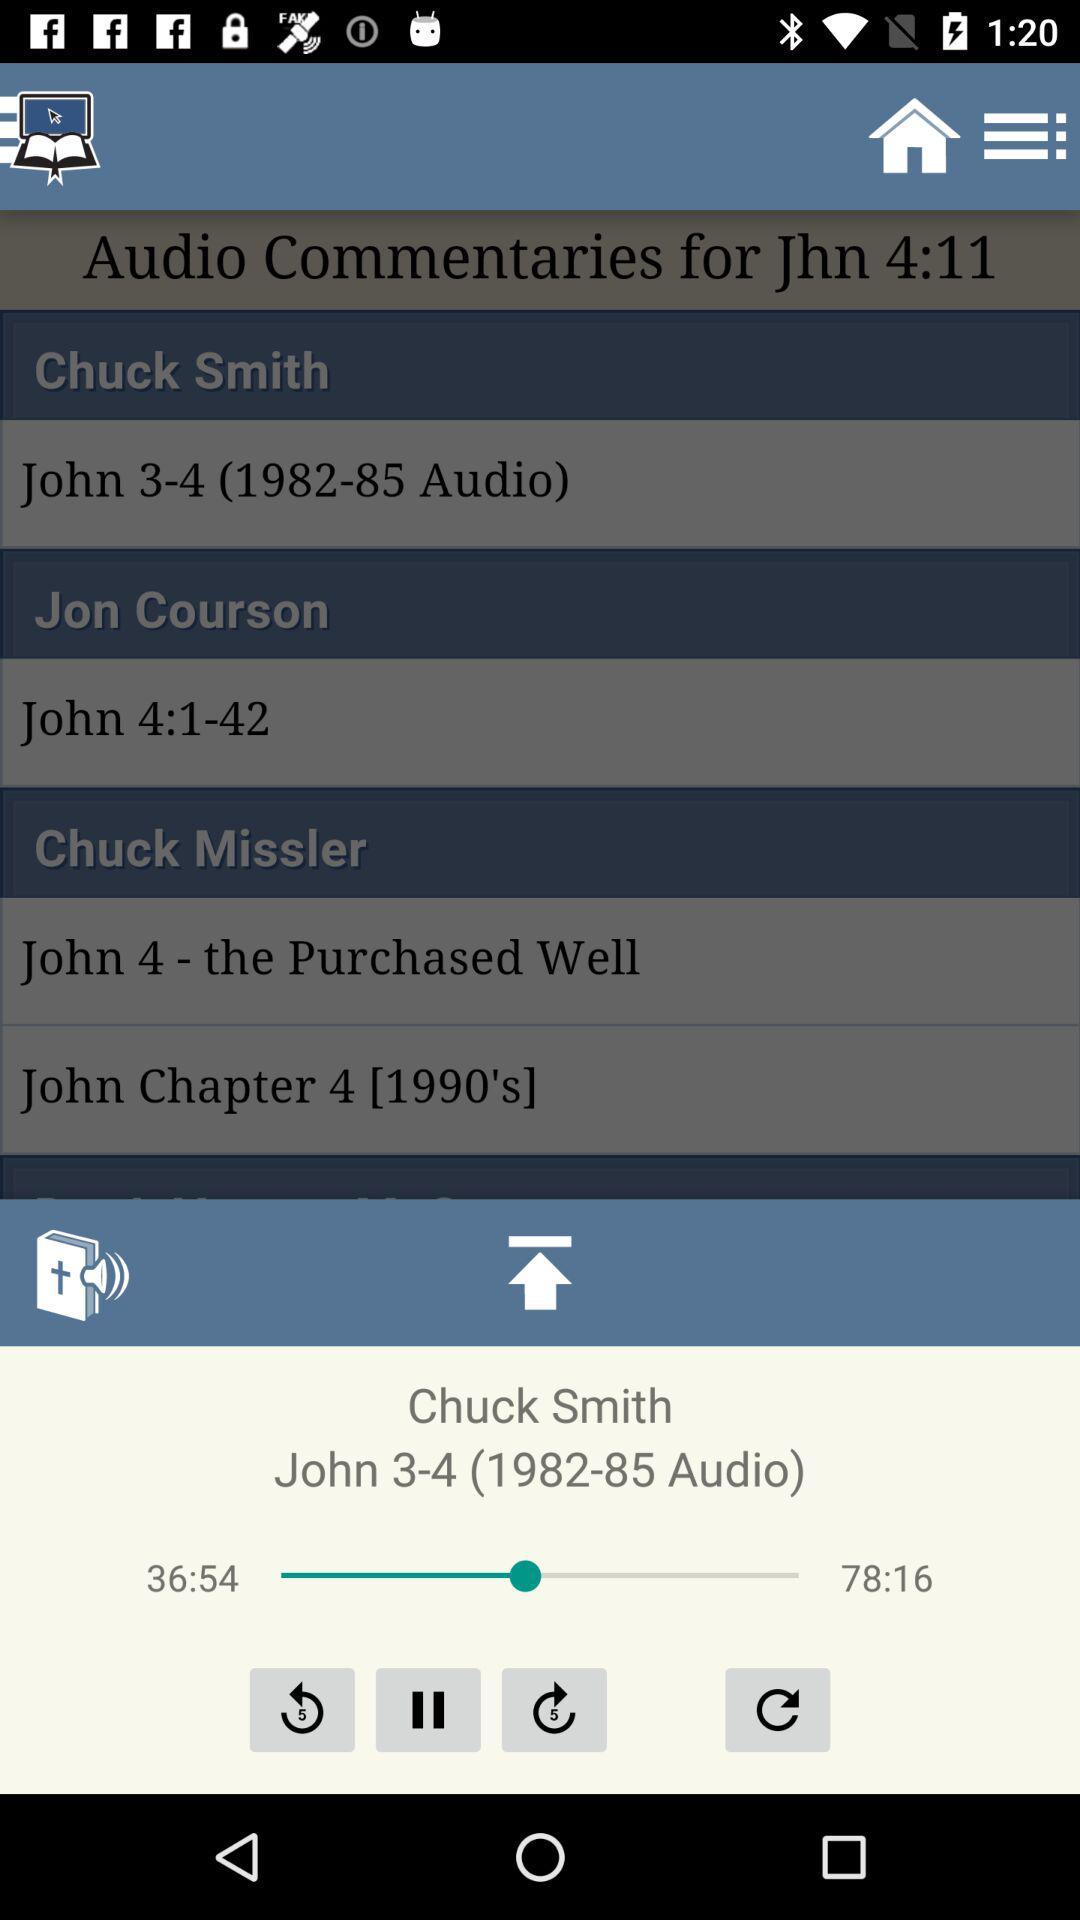  I want to click on back, so click(302, 1708).